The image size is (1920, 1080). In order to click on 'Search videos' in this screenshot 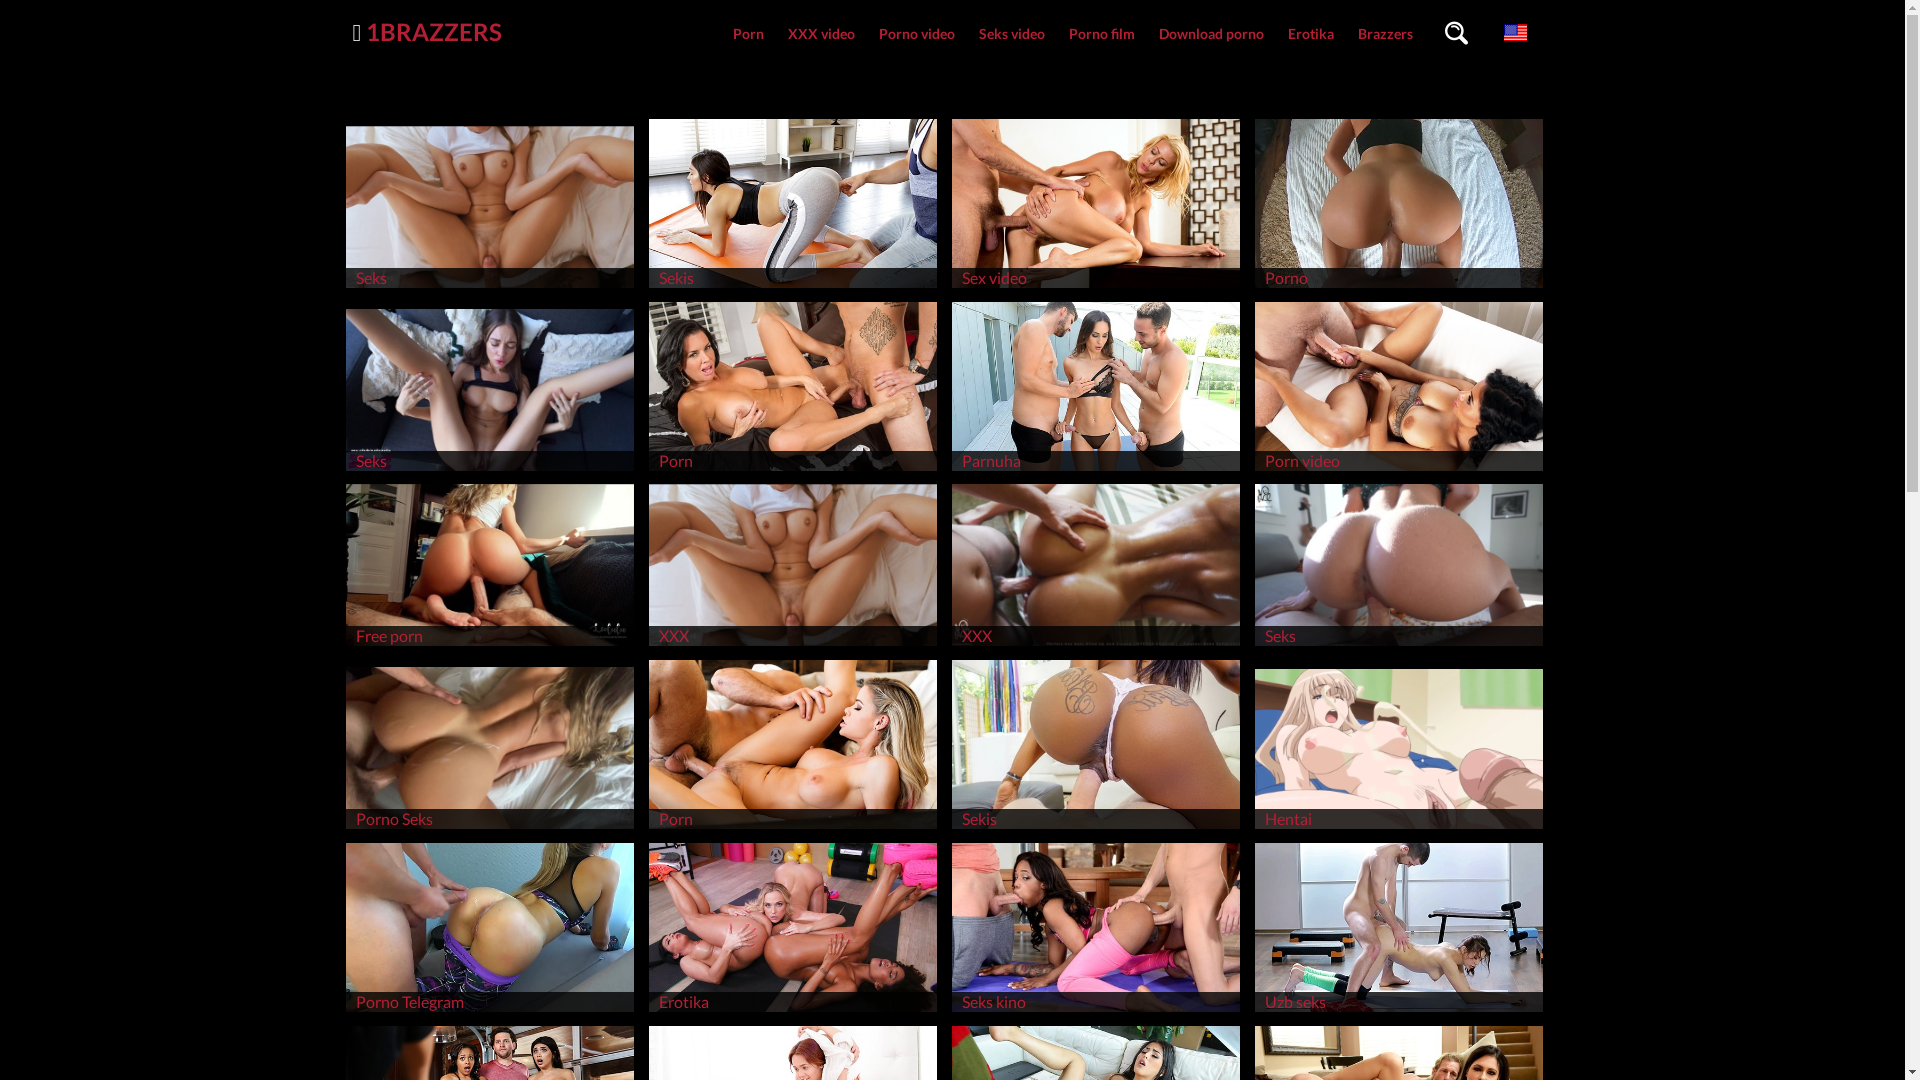, I will do `click(1455, 34)`.